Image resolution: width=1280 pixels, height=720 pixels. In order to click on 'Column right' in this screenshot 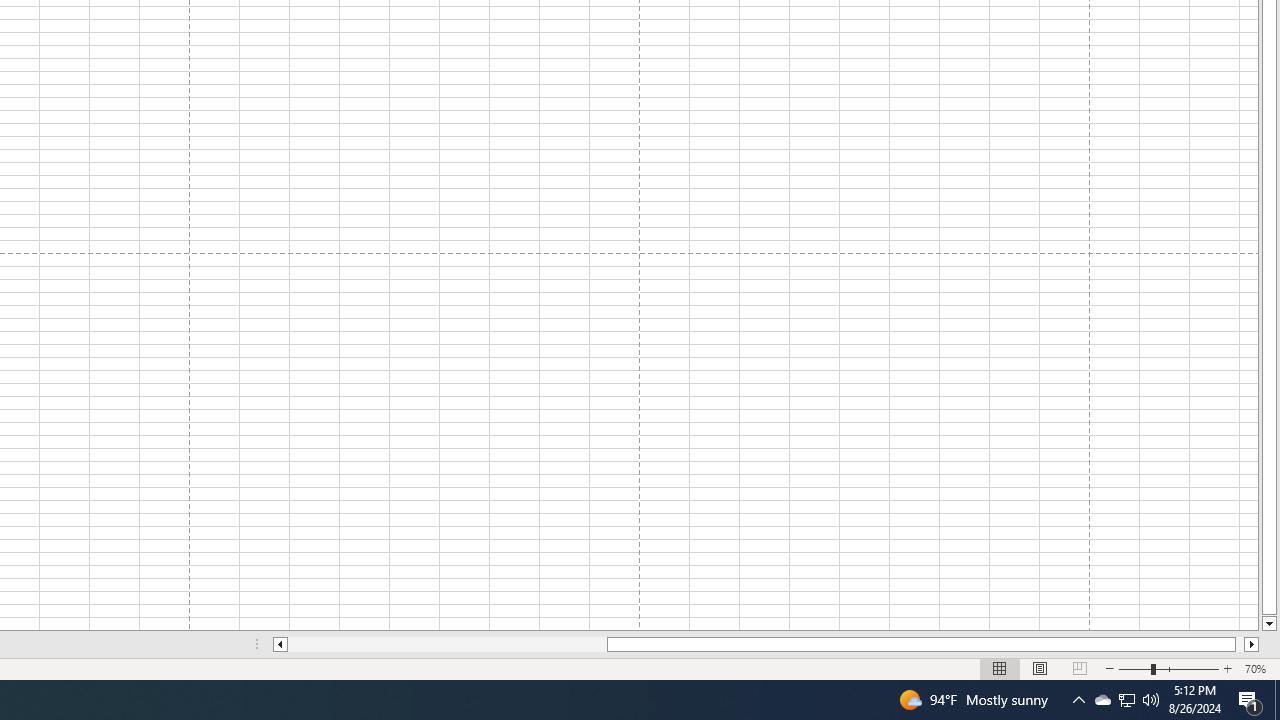, I will do `click(1251, 644)`.